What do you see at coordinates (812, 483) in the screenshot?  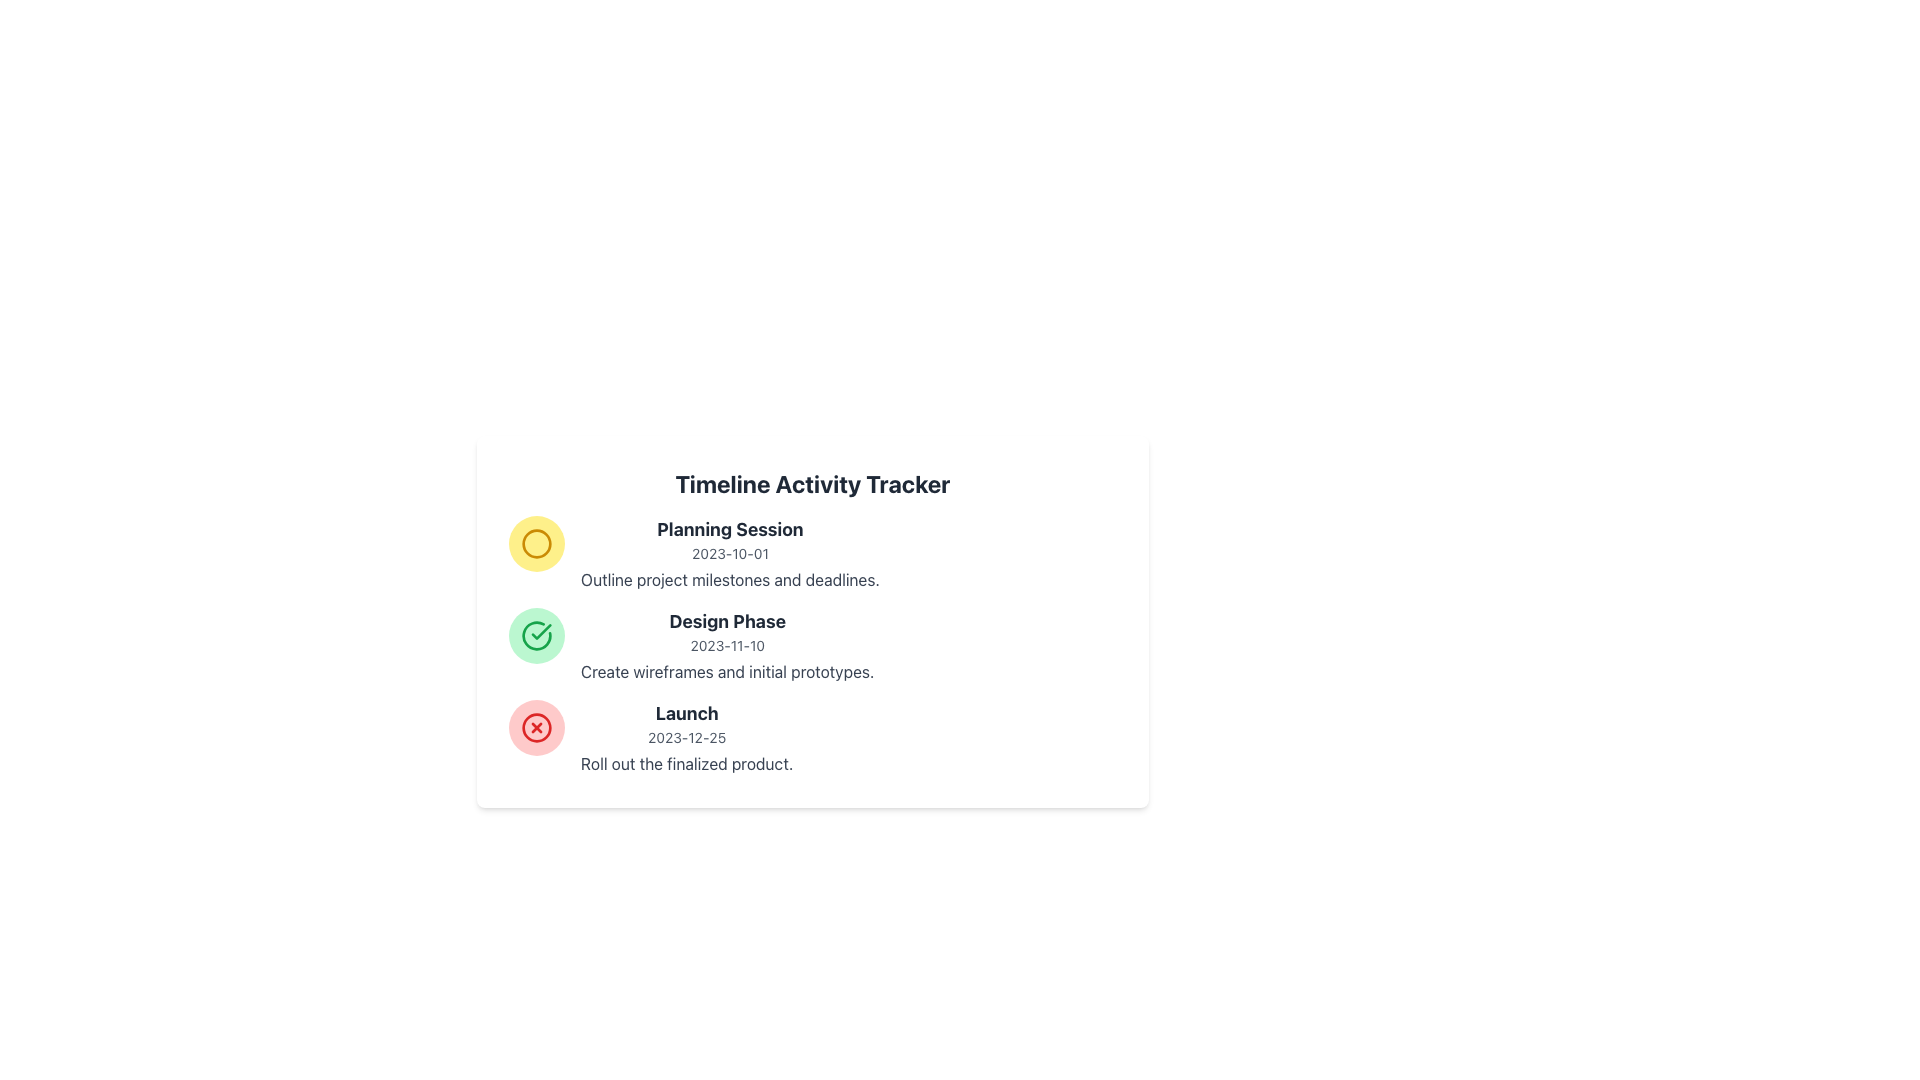 I see `text 'Timeline Activity Tracker' which is prominently displayed at the top of the card-like component` at bounding box center [812, 483].